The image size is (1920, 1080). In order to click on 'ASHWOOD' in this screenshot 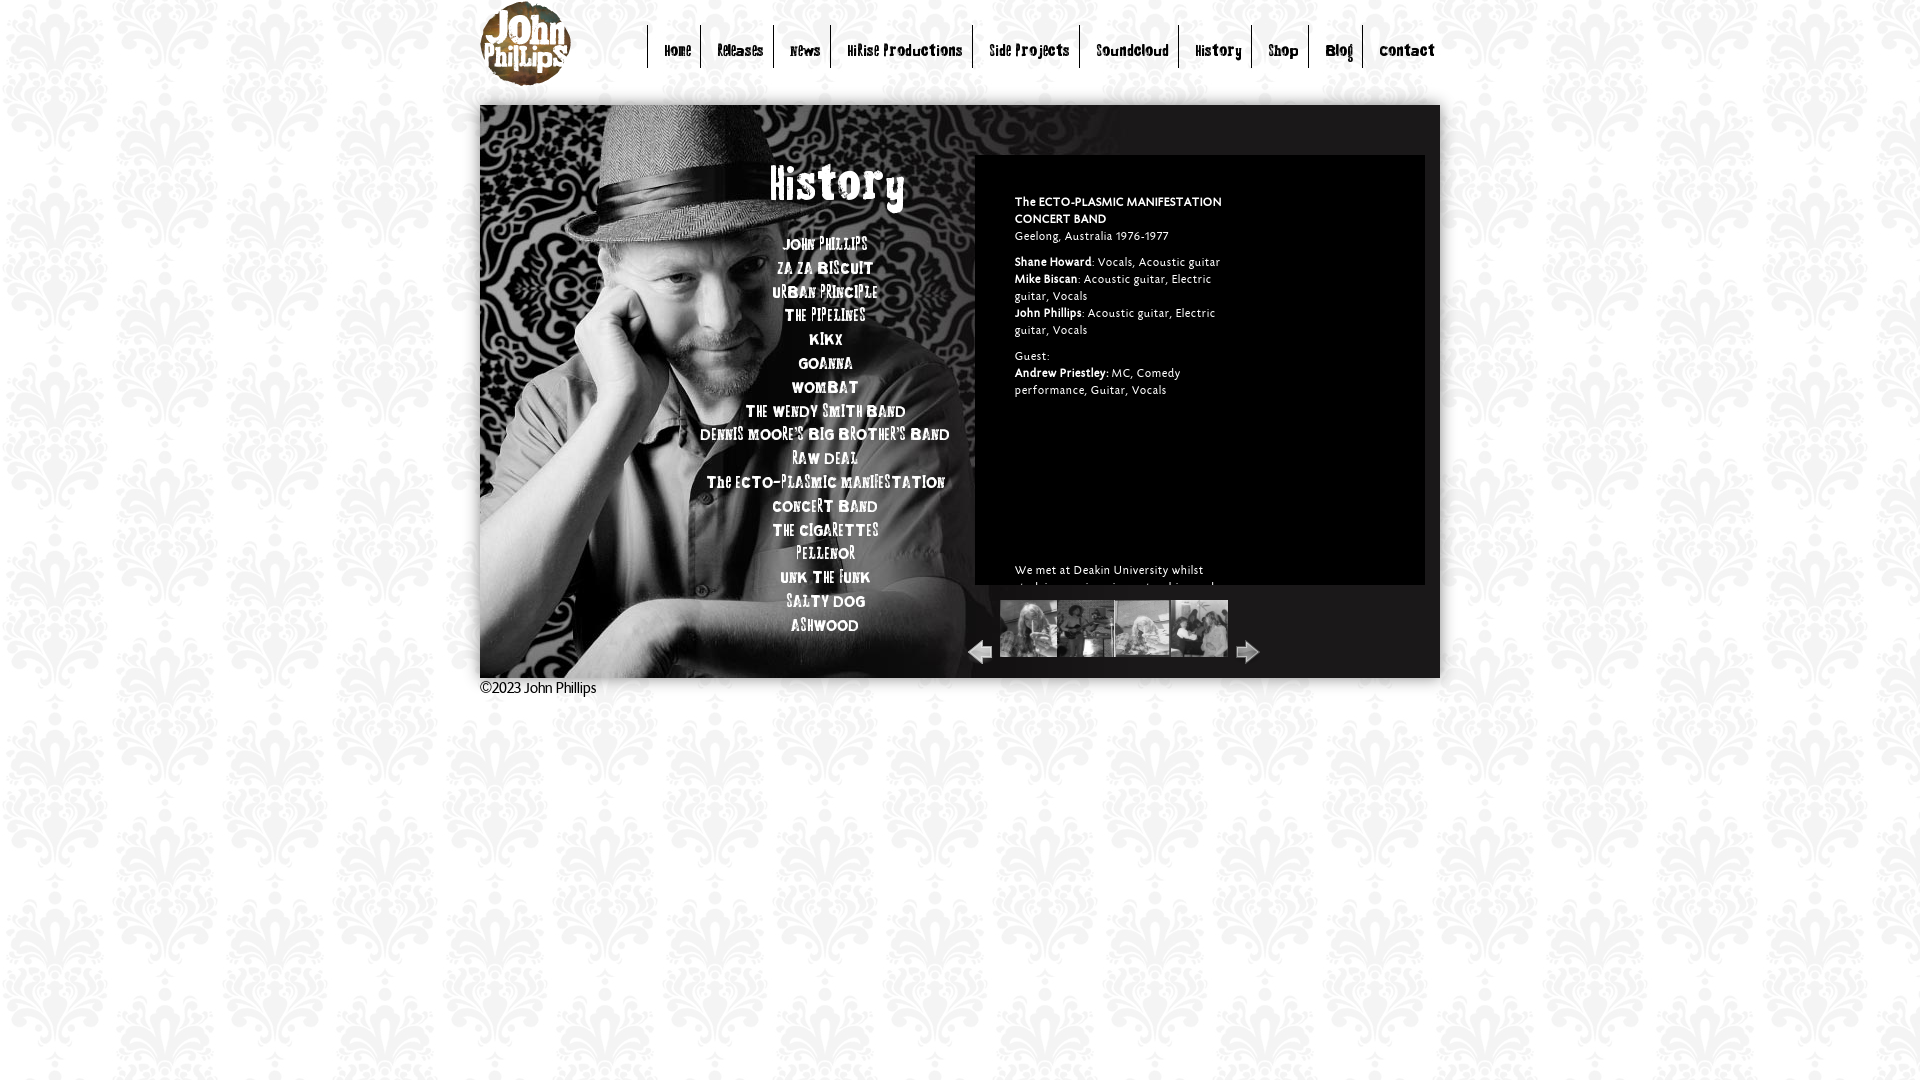, I will do `click(825, 626)`.